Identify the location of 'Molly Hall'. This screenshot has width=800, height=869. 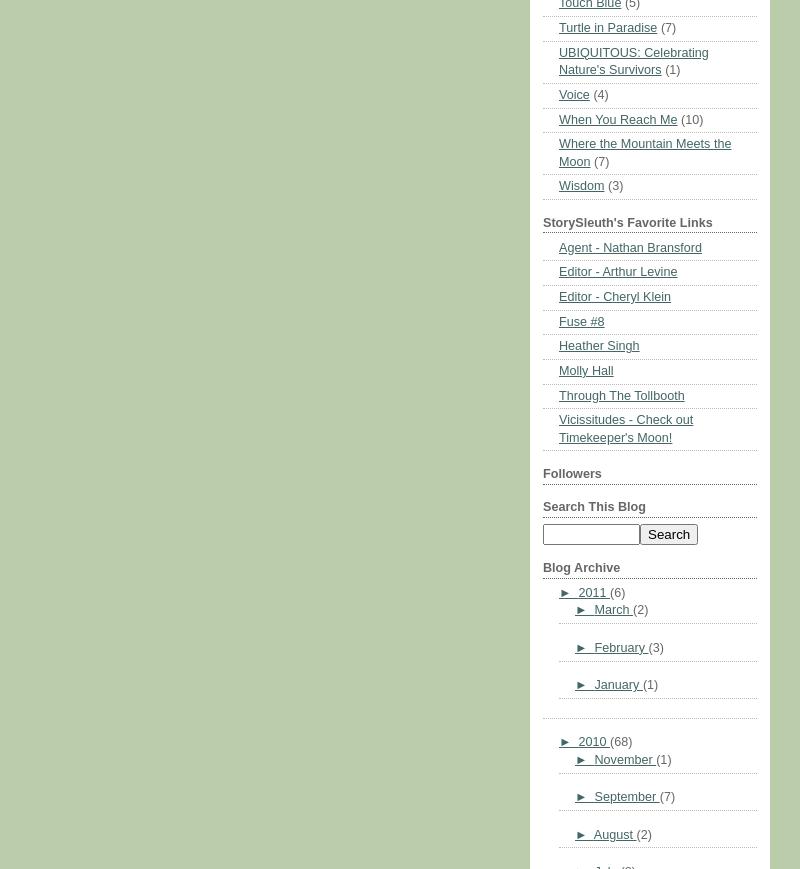
(585, 369).